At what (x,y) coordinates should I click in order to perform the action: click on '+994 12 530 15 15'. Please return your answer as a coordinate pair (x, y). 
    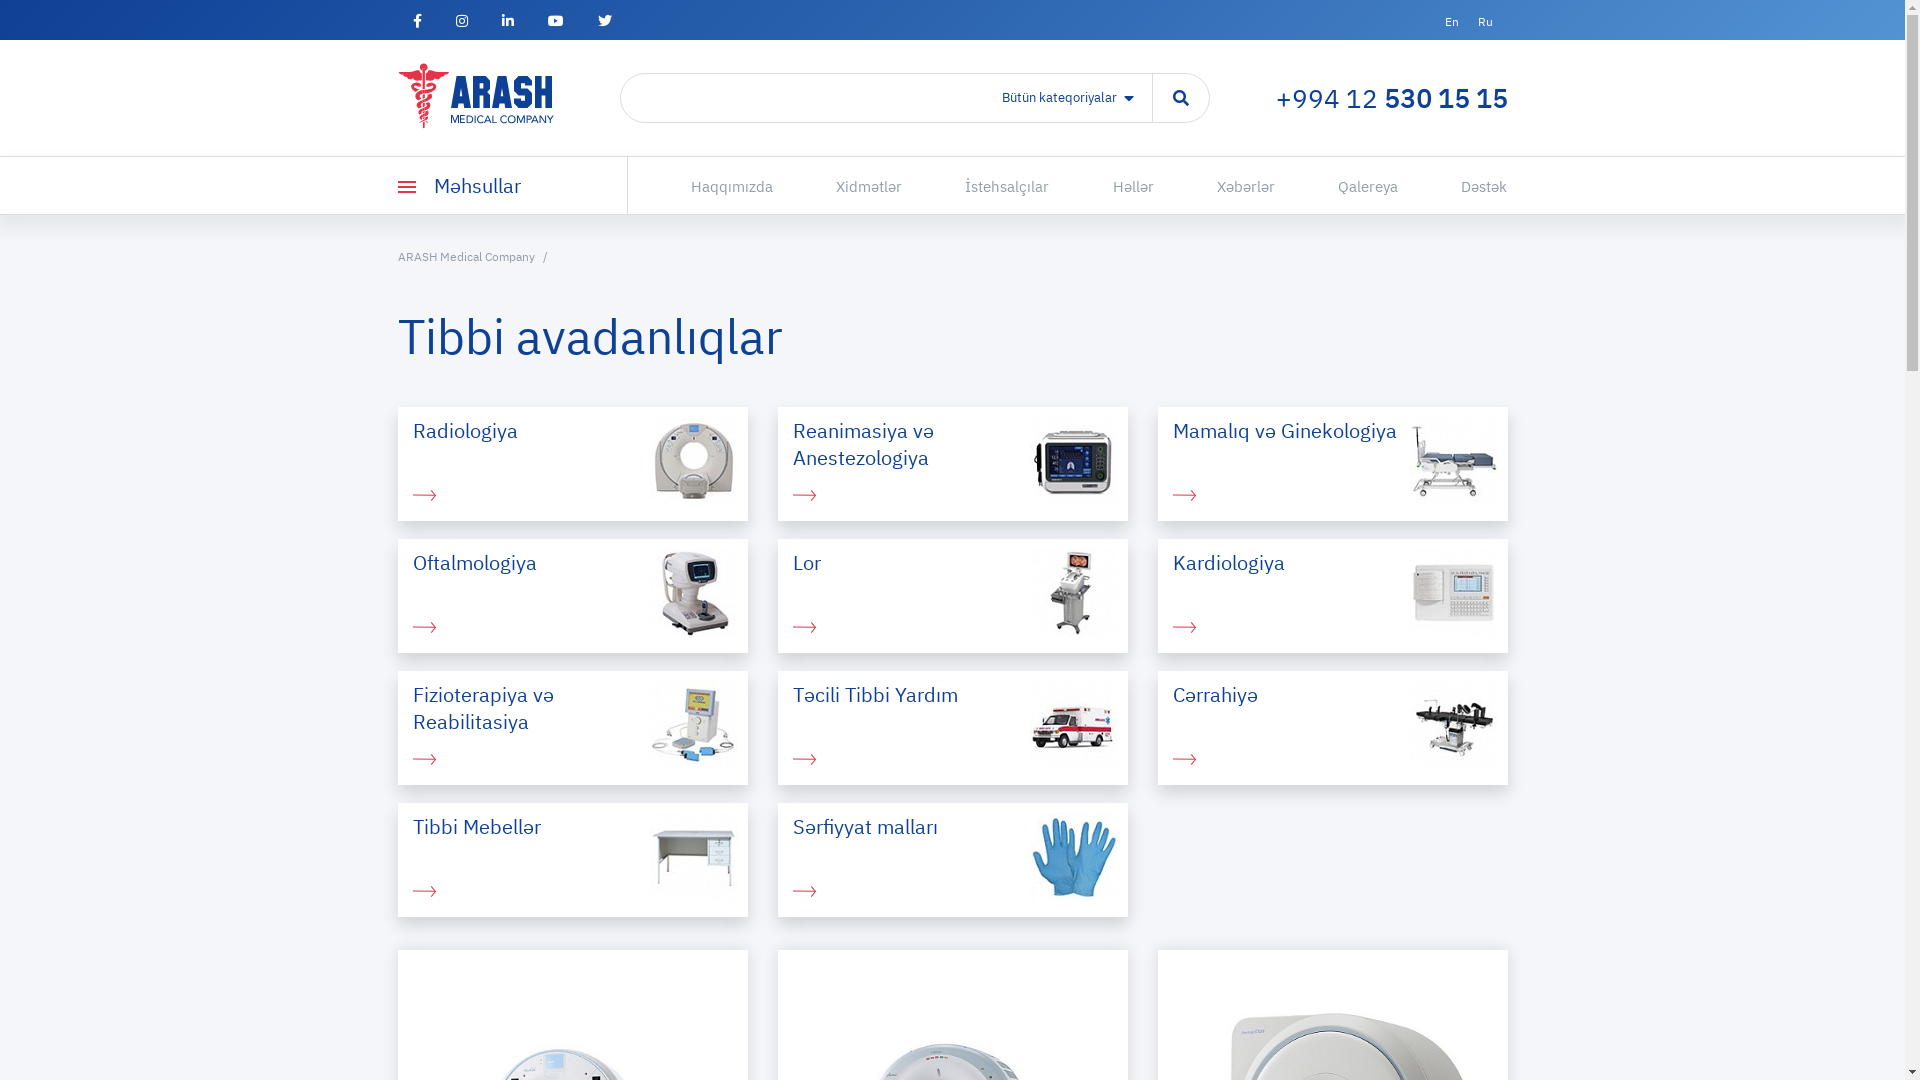
    Looking at the image, I should click on (1275, 97).